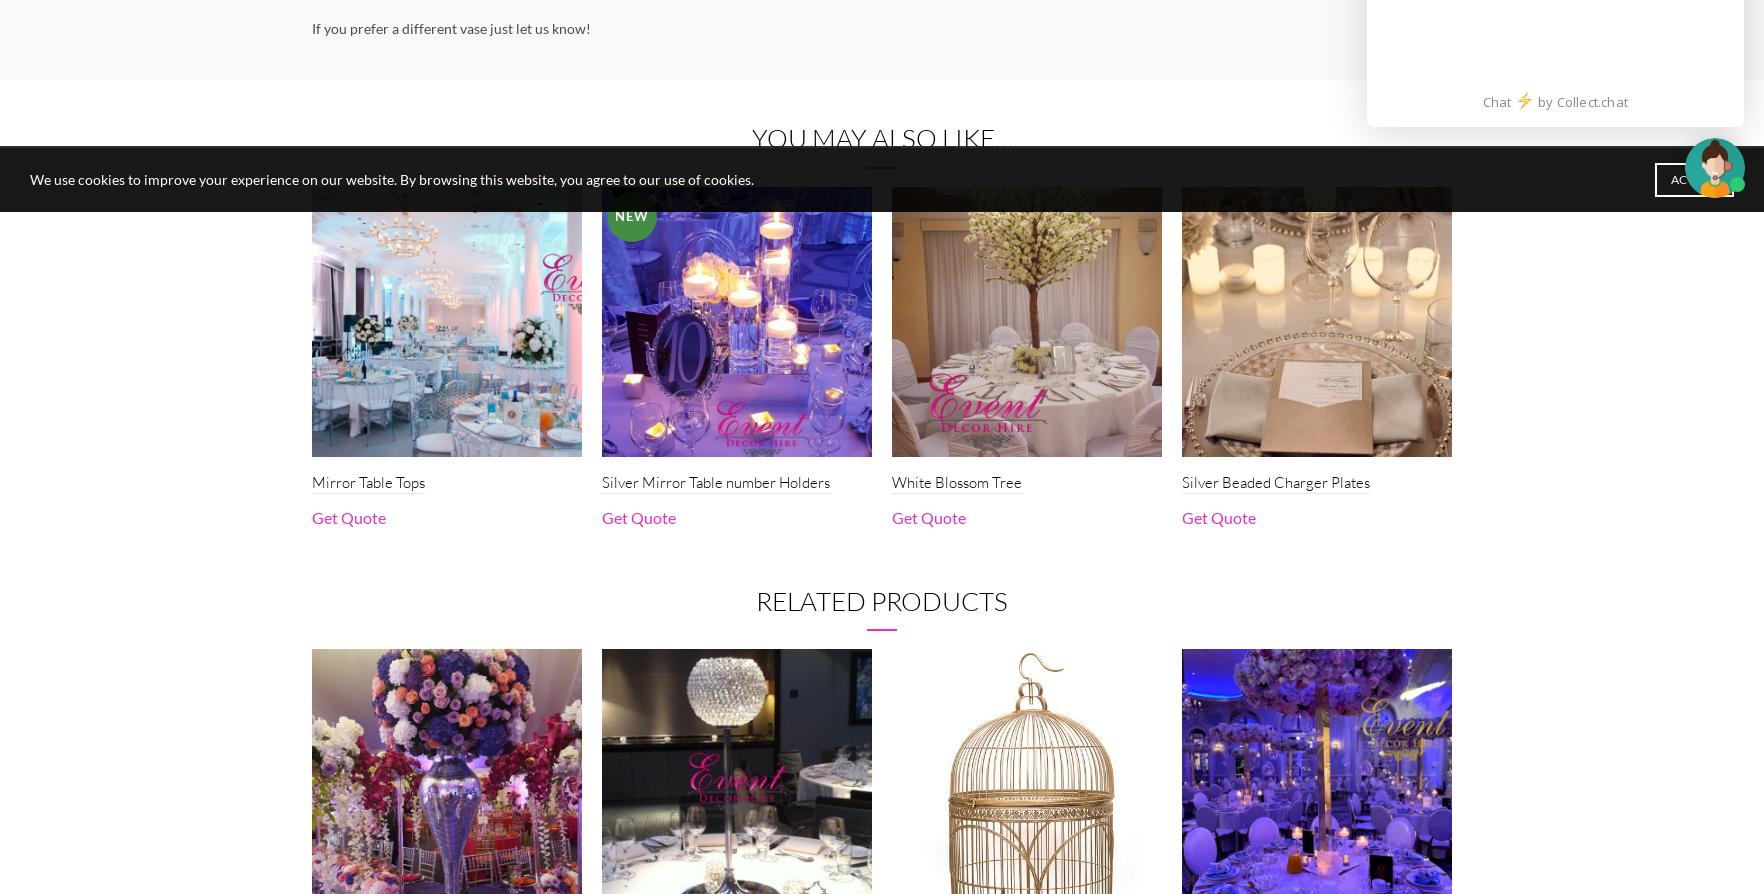 The image size is (1764, 894). What do you see at coordinates (882, 599) in the screenshot?
I see `'Related products'` at bounding box center [882, 599].